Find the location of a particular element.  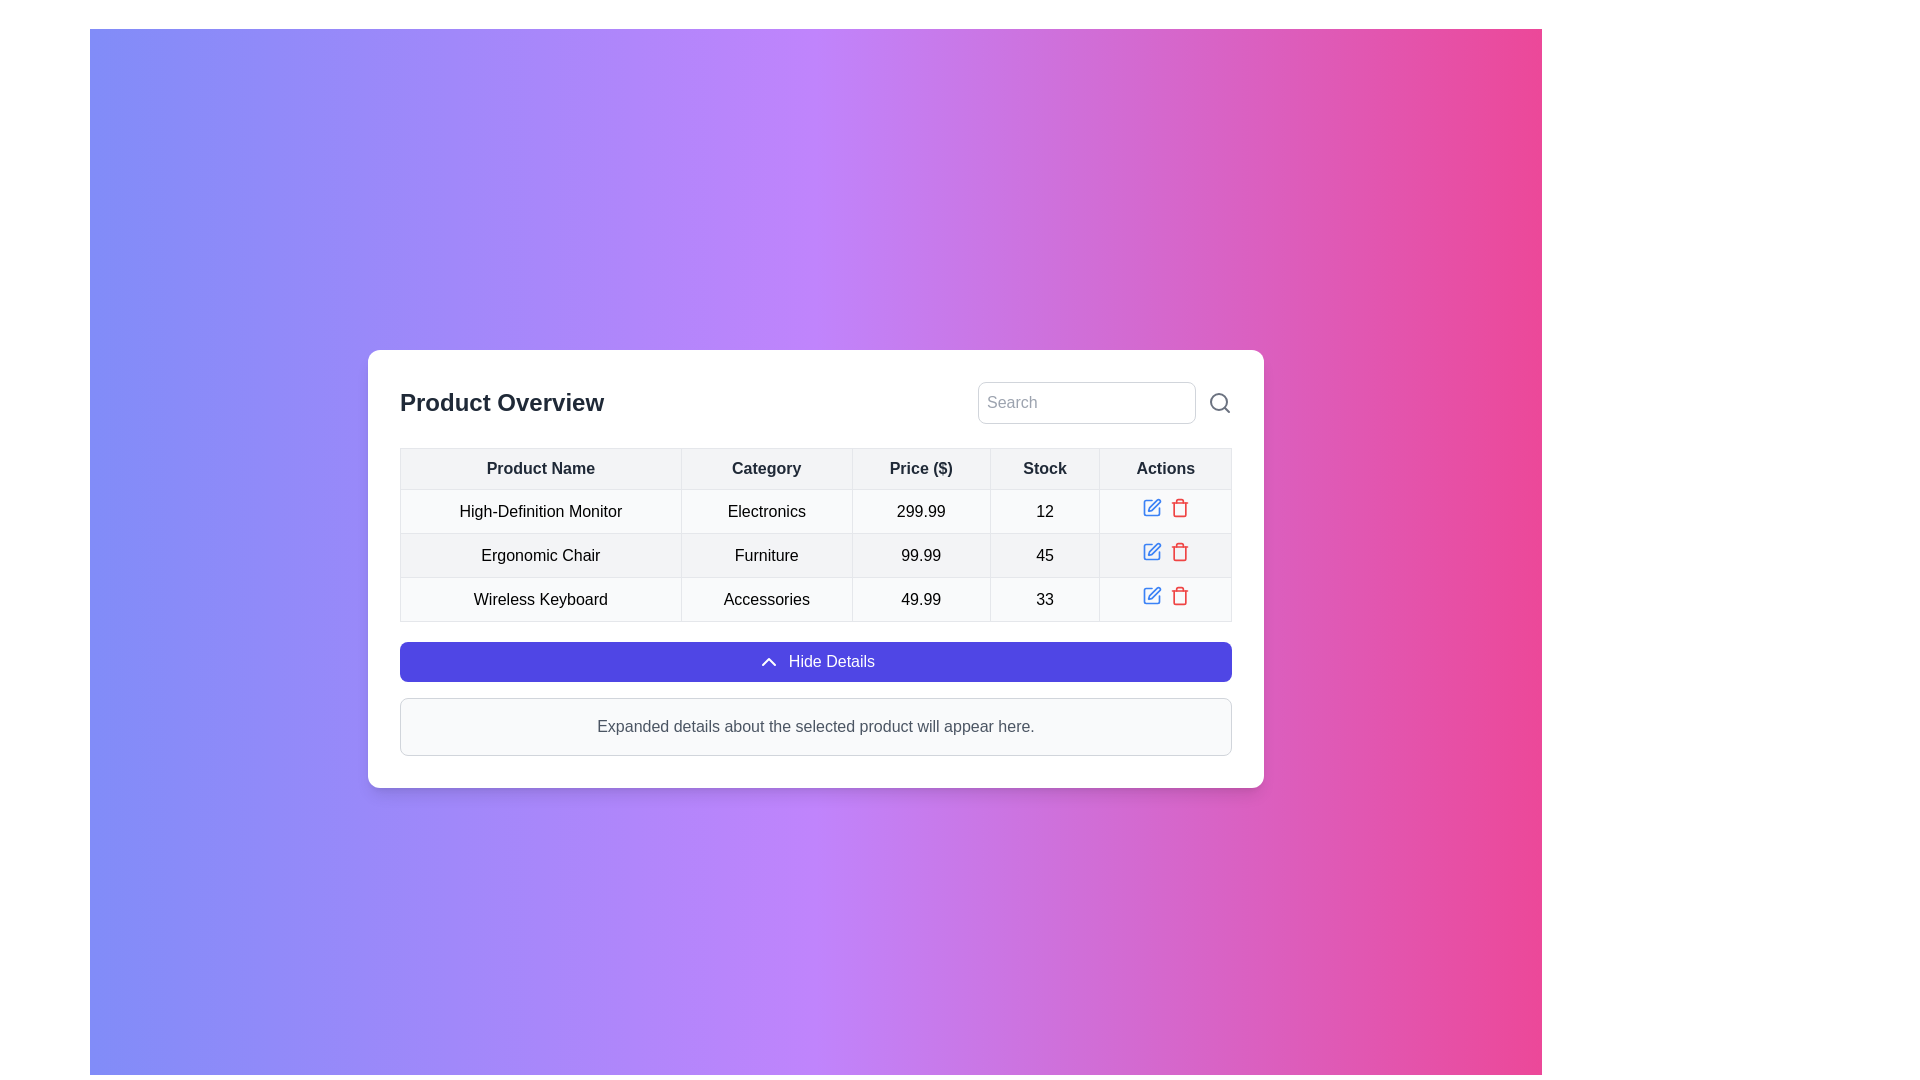

the stock quantity text for the 'High-Definition Monitor' product located in the fourth column of the first data row in the table is located at coordinates (1044, 510).